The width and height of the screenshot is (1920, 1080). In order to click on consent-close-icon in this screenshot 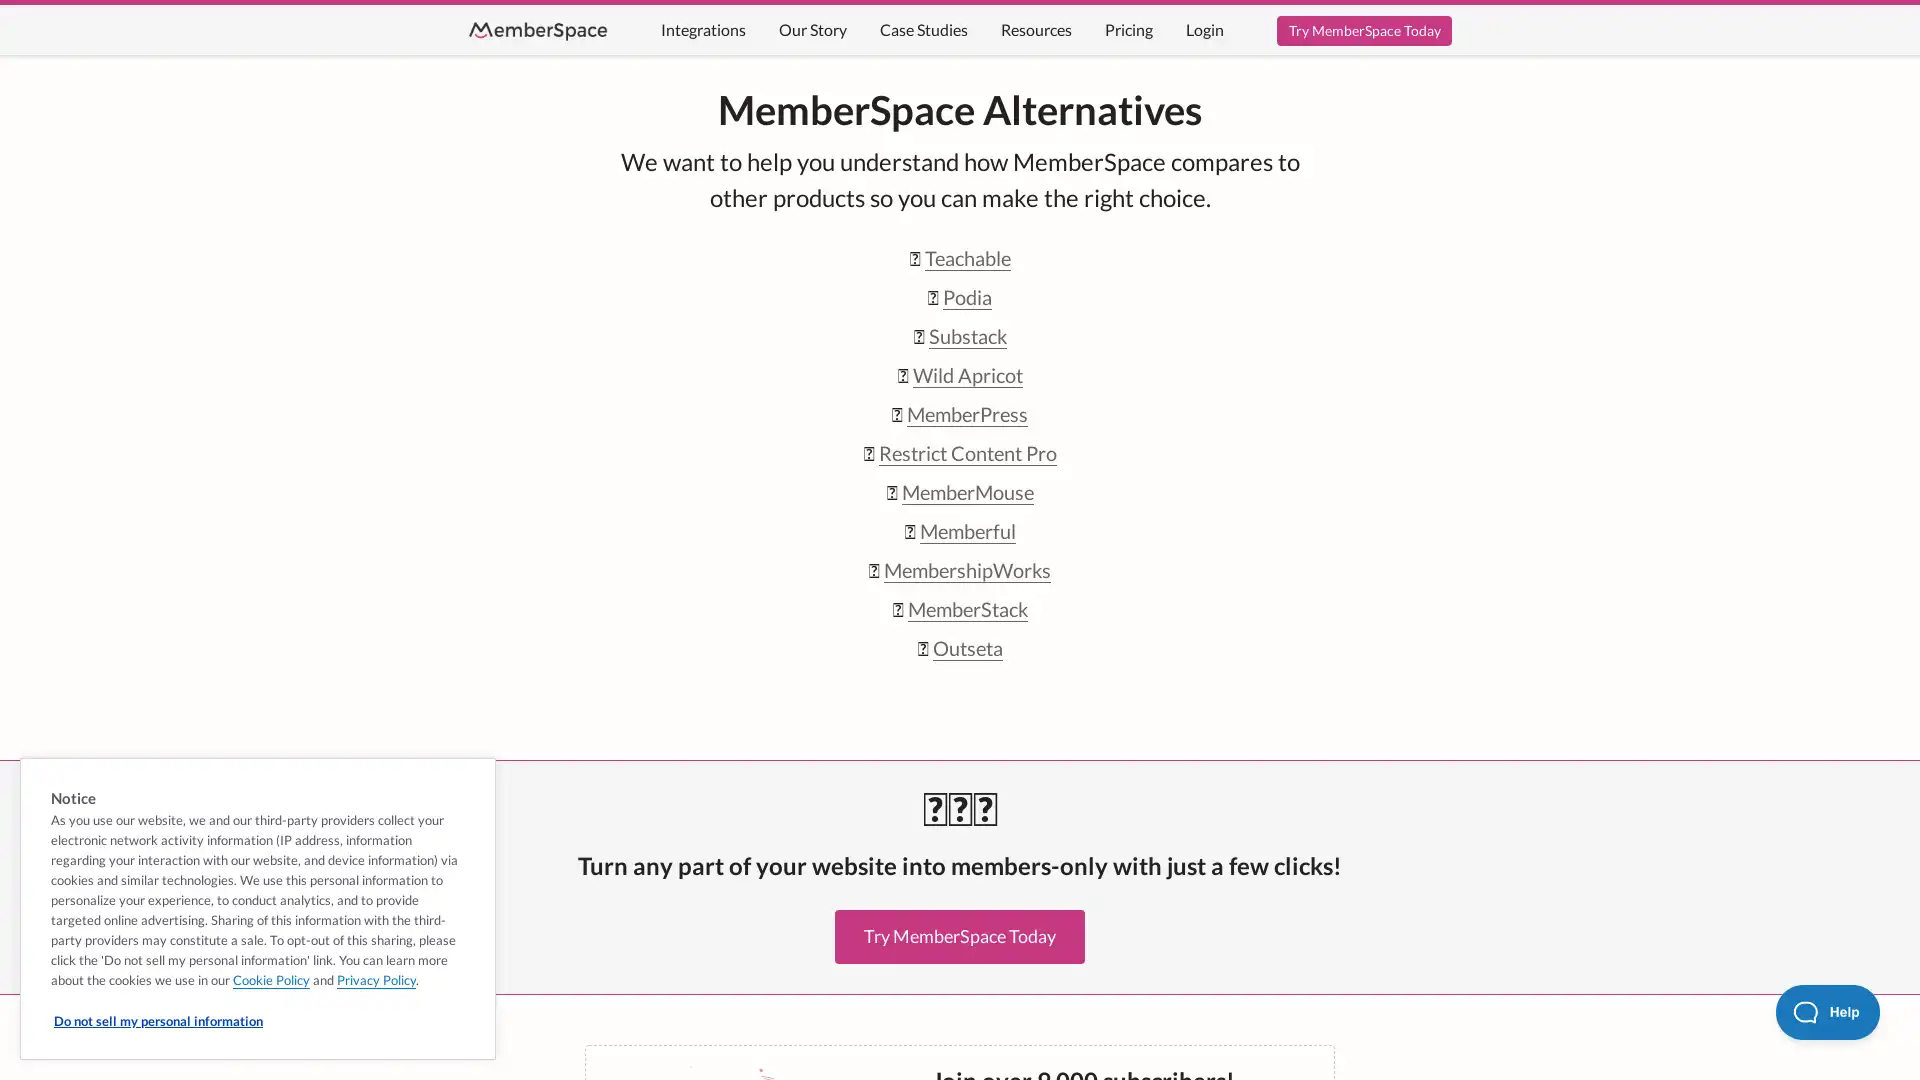, I will do `click(471, 778)`.